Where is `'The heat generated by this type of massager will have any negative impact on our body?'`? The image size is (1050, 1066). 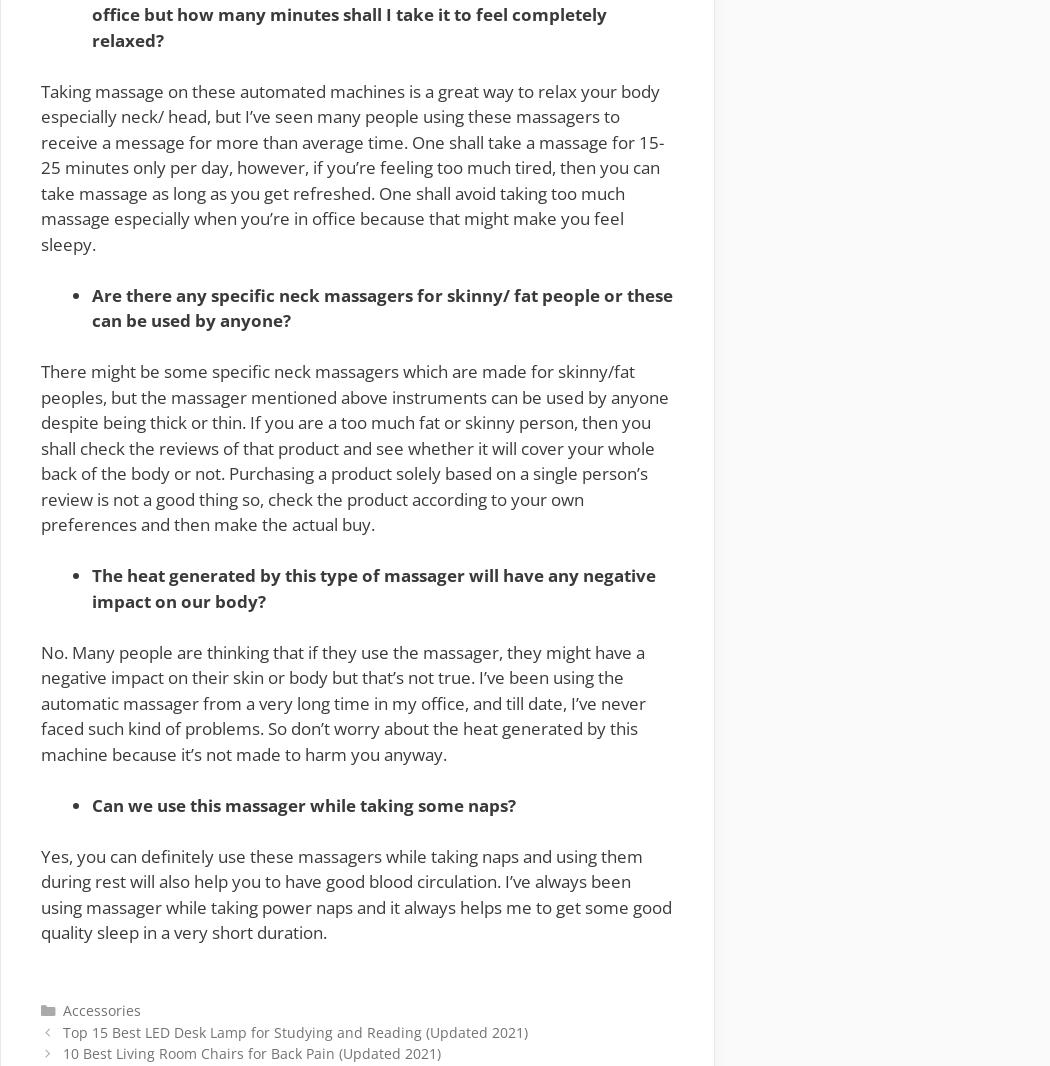
'The heat generated by this type of massager will have any negative impact on our body?' is located at coordinates (373, 587).